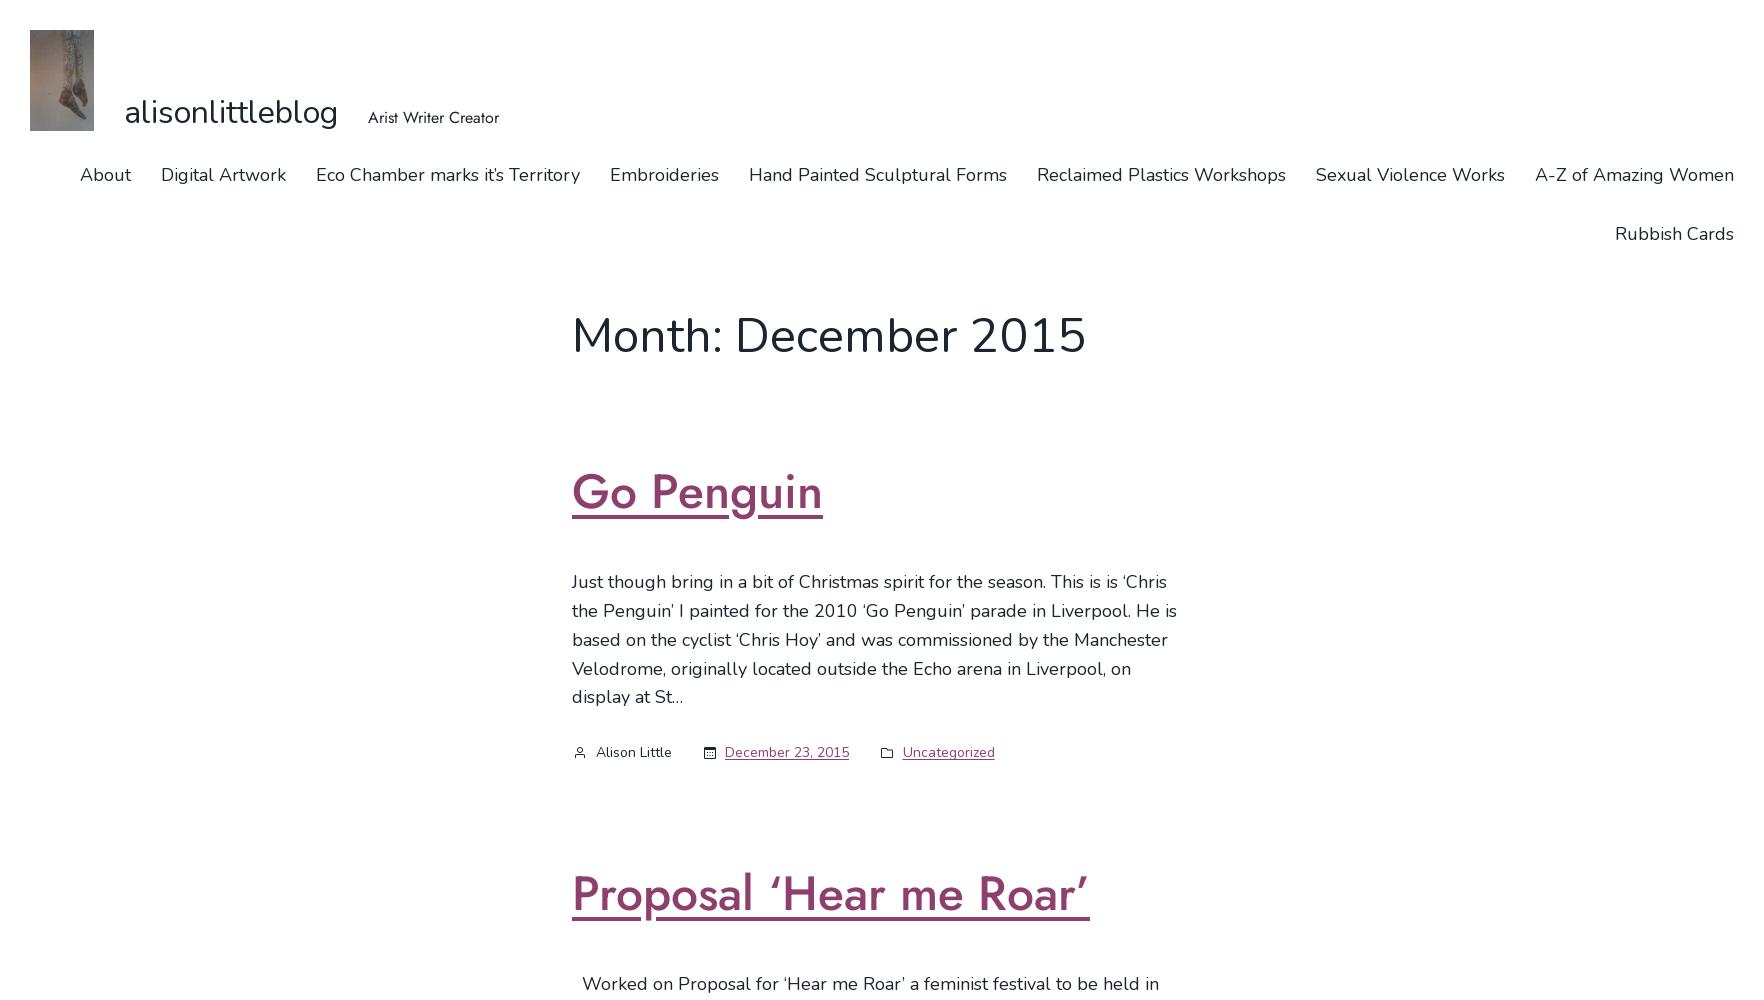 This screenshot has width=1764, height=1000. I want to click on 'Digital Artwork', so click(223, 175).